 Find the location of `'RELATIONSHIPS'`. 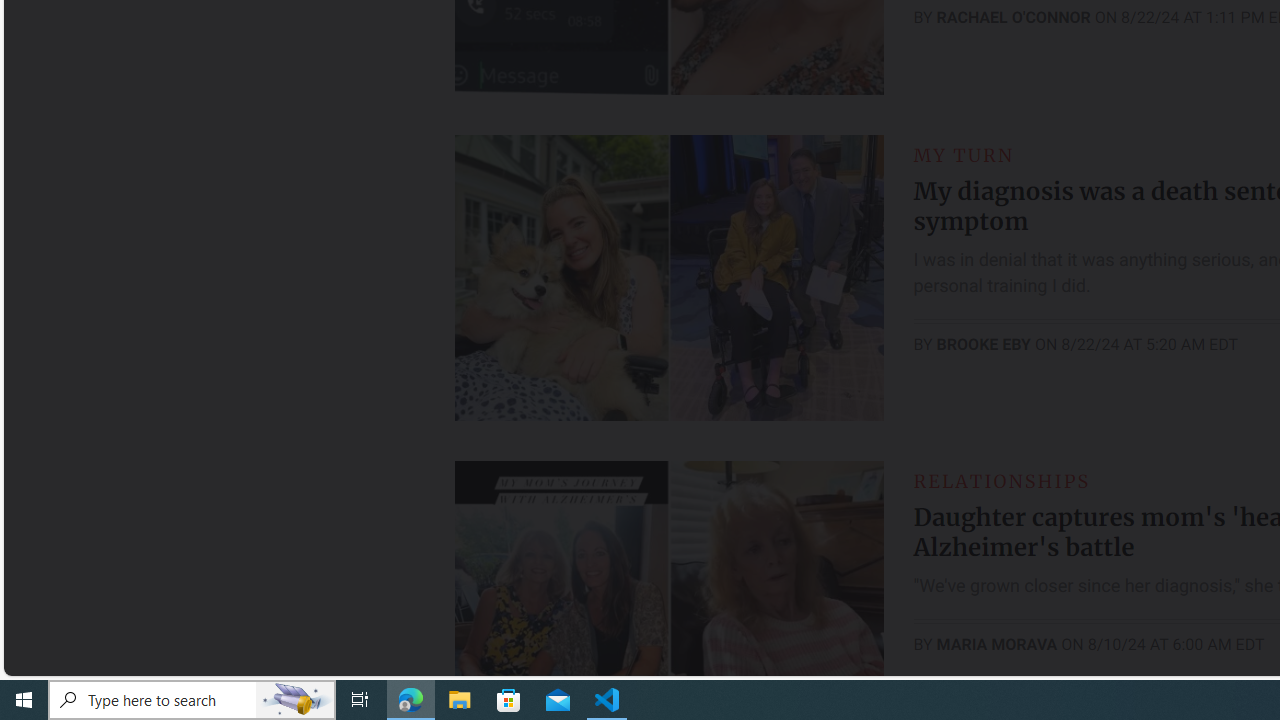

'RELATIONSHIPS' is located at coordinates (1001, 480).